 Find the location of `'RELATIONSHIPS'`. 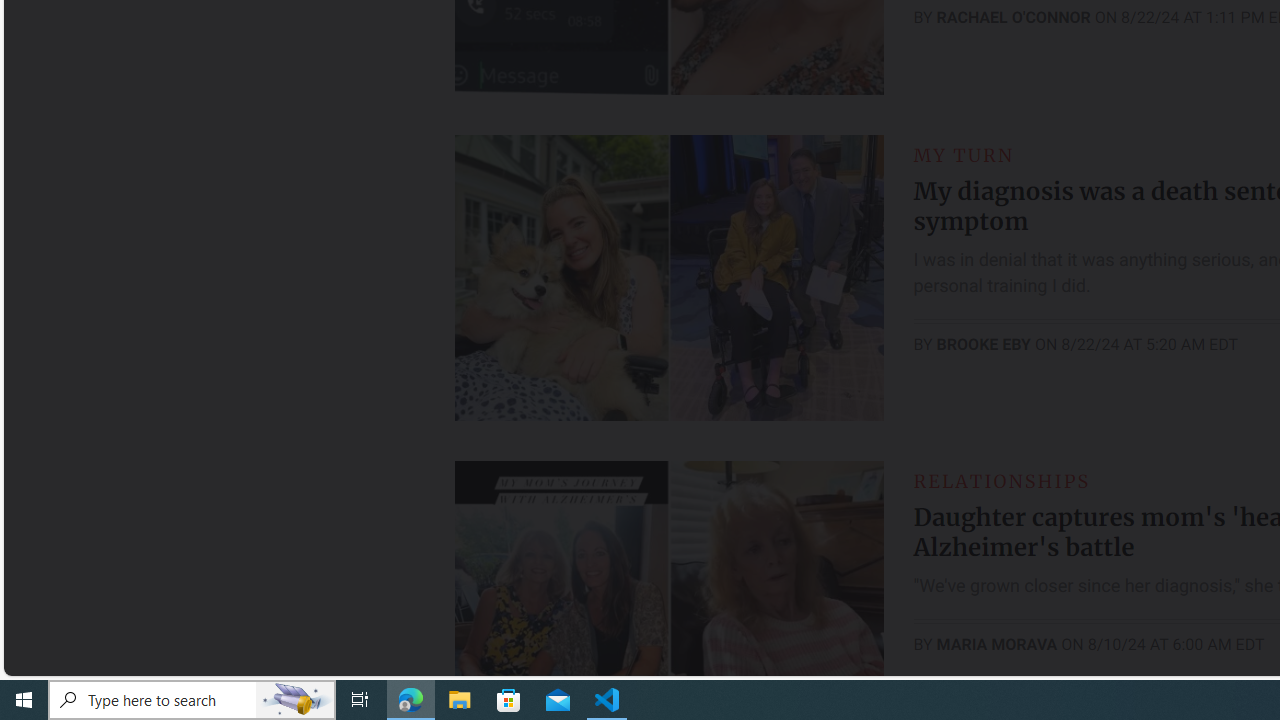

'RELATIONSHIPS' is located at coordinates (1001, 480).